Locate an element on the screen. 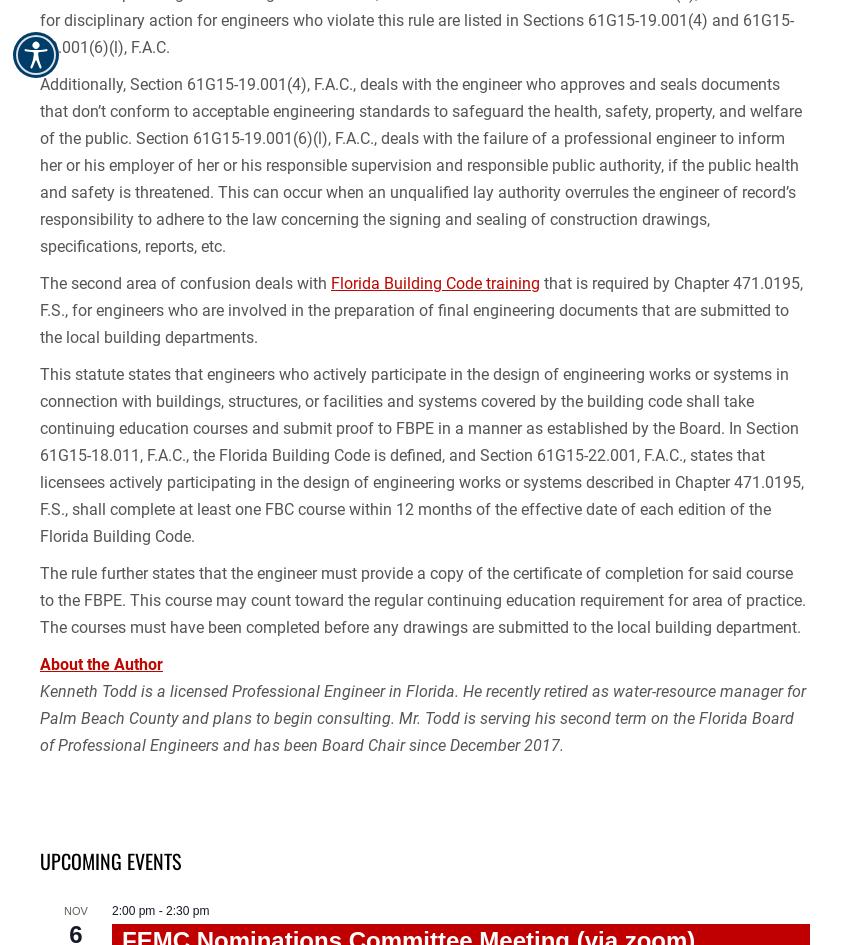  'The second area of confusion deals with' is located at coordinates (184, 283).